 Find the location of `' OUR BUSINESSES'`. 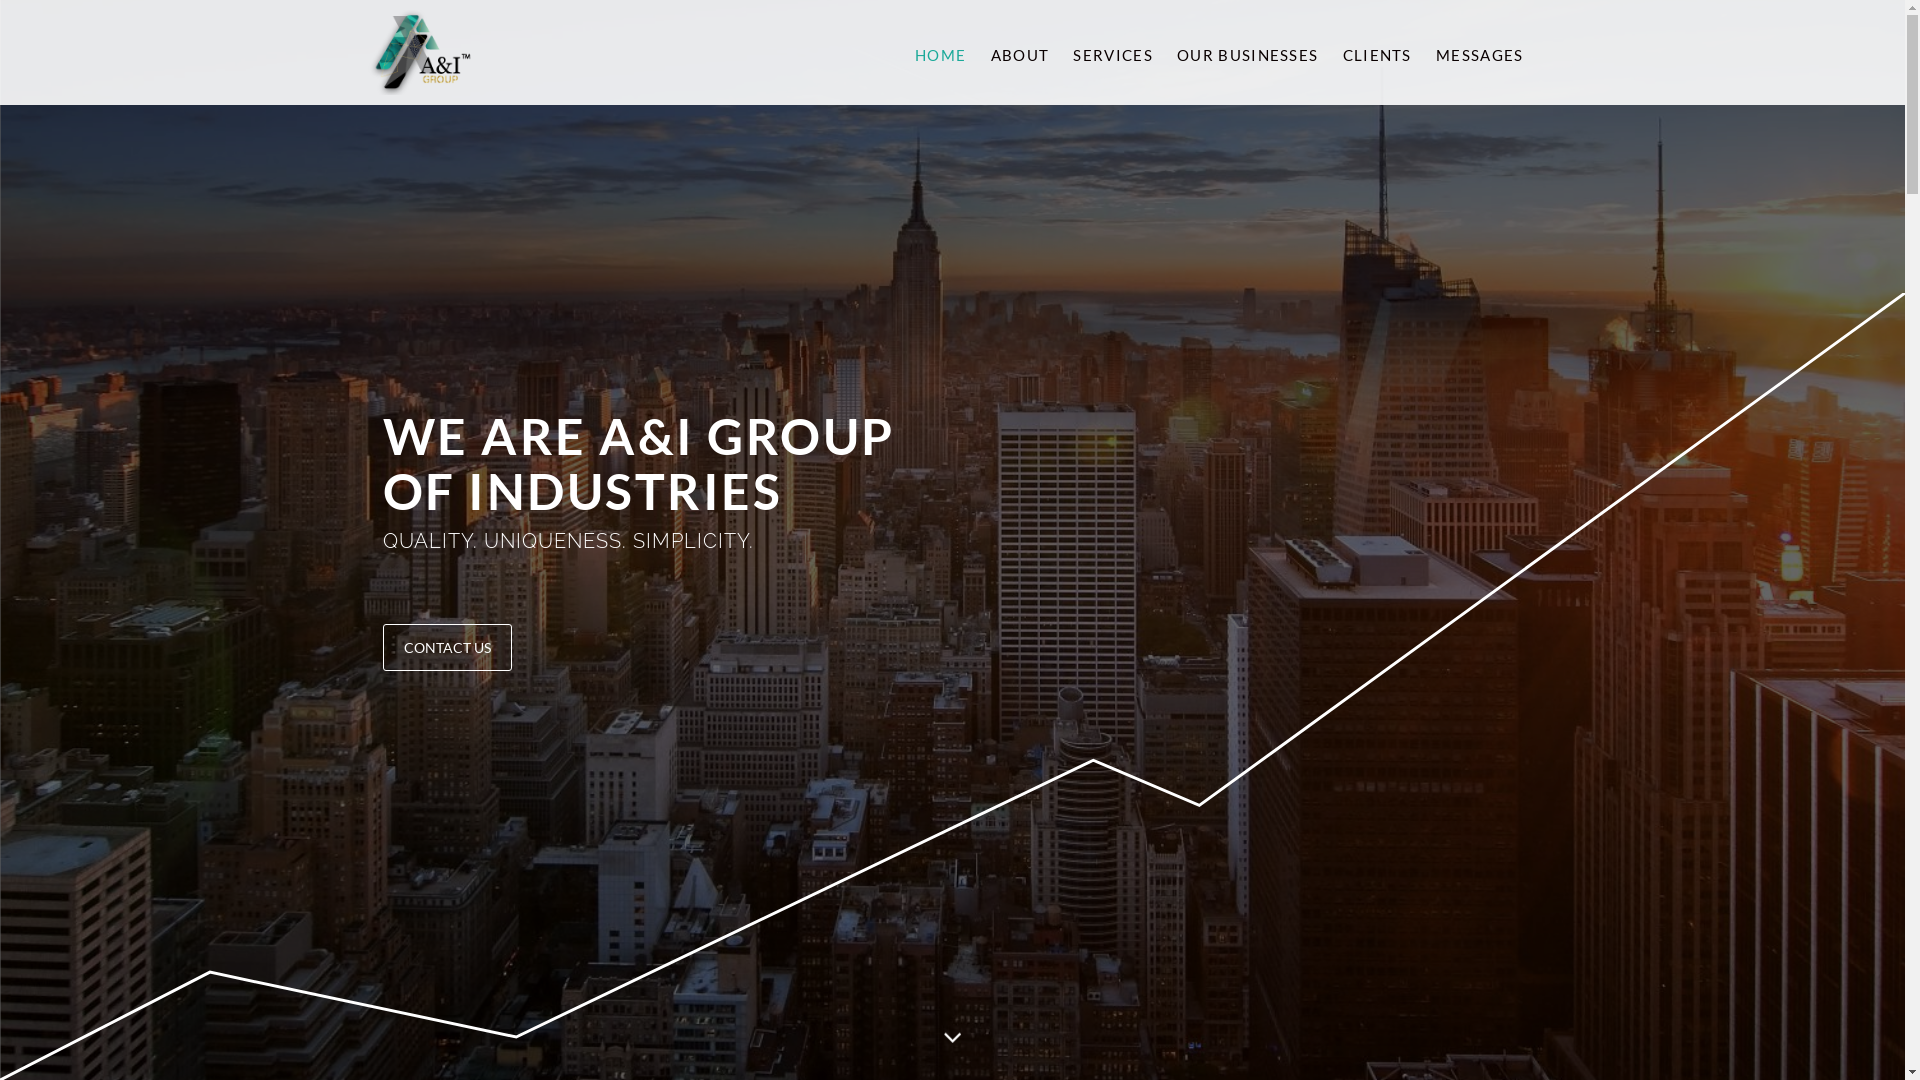

' OUR BUSINESSES' is located at coordinates (1245, 51).